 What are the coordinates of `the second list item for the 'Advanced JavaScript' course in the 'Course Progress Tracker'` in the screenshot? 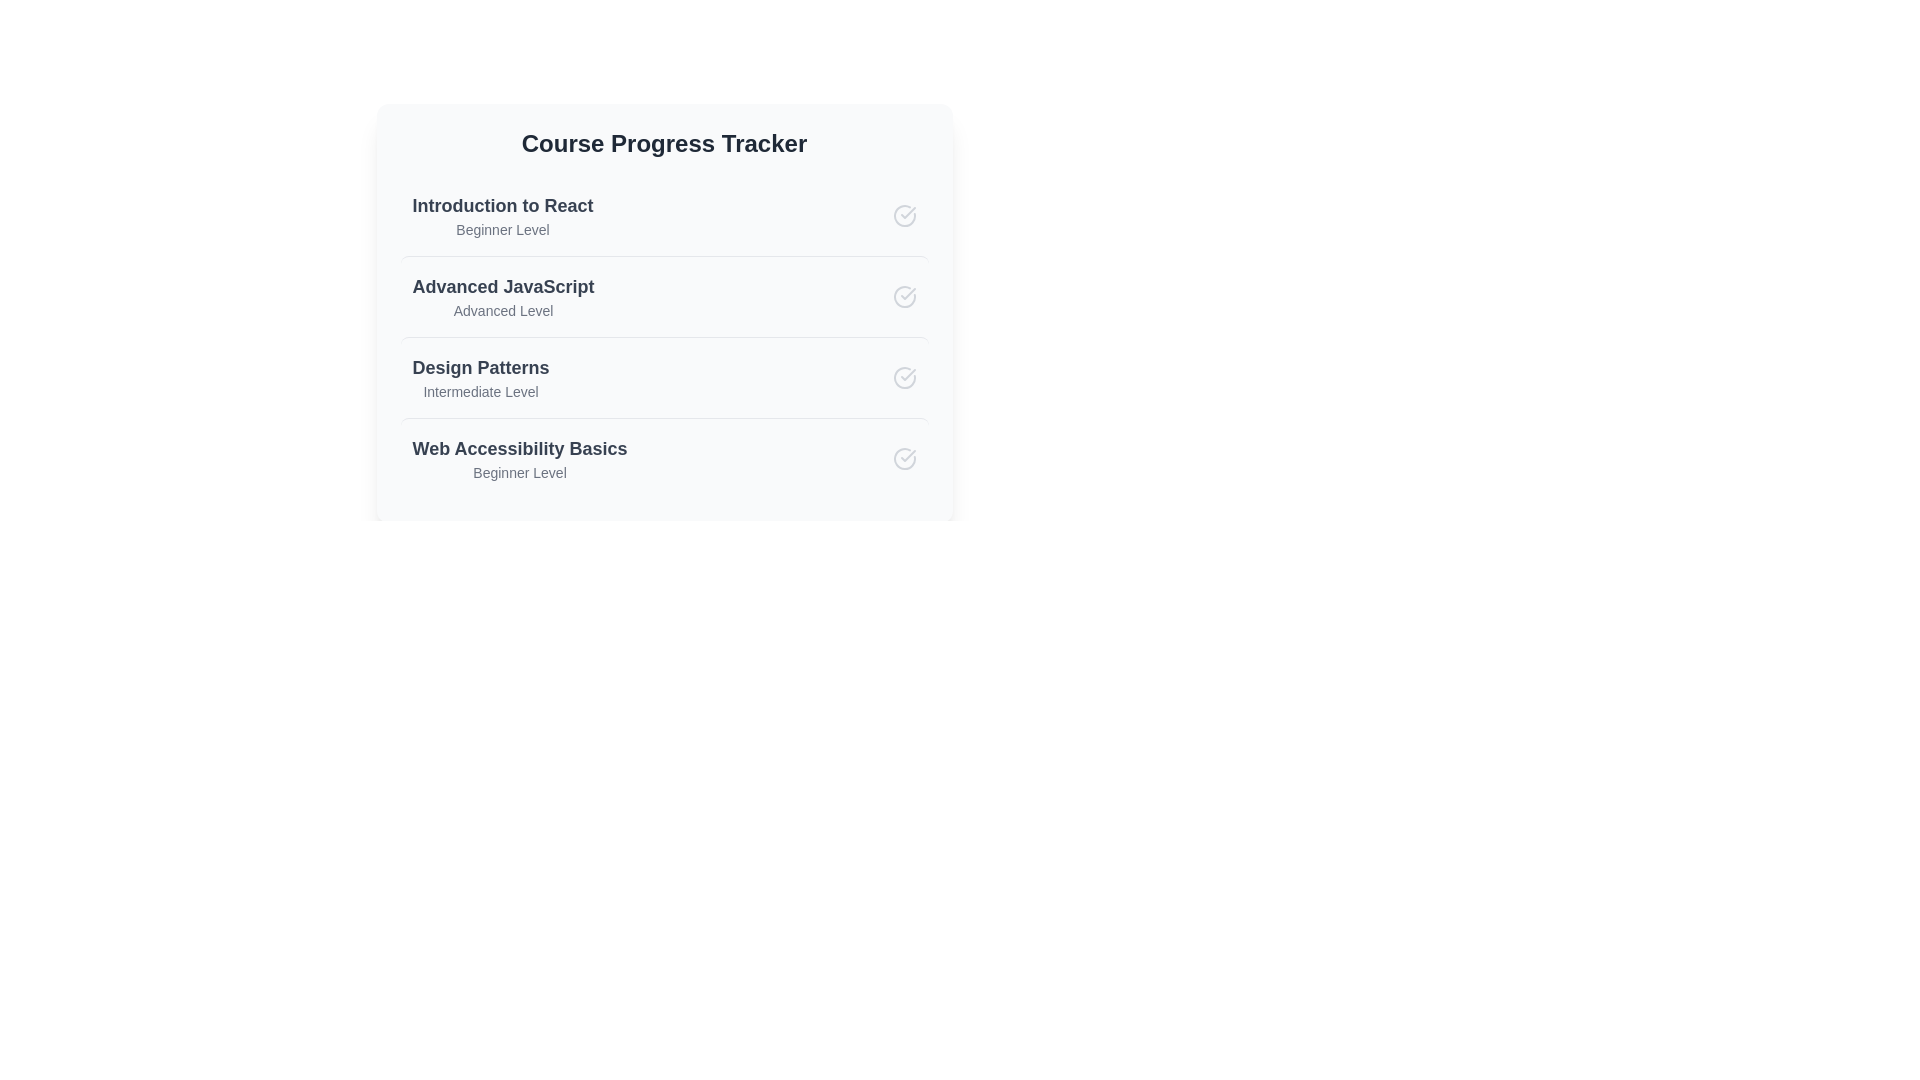 It's located at (664, 296).